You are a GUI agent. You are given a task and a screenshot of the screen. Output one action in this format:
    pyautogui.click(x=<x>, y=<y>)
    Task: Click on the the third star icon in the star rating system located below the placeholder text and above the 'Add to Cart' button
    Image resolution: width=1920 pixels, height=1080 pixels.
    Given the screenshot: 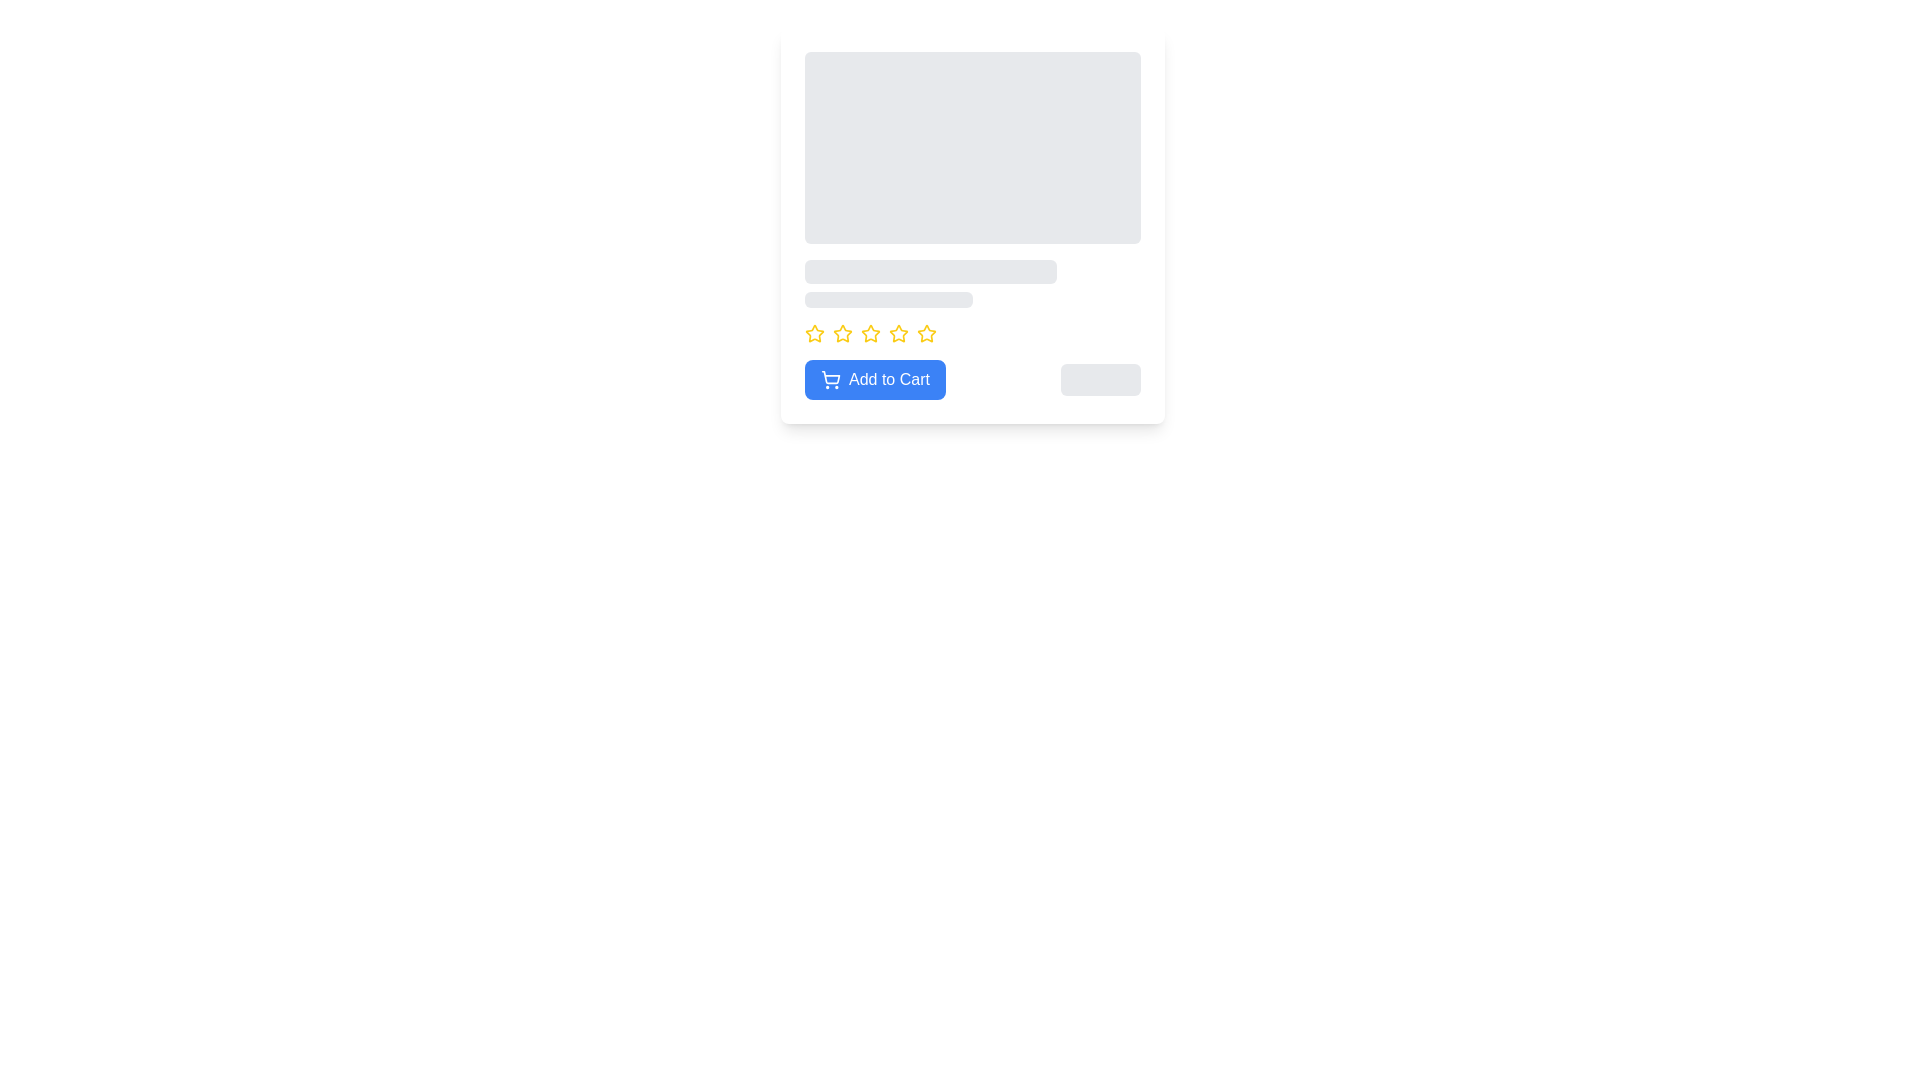 What is the action you would take?
    pyautogui.click(x=870, y=333)
    